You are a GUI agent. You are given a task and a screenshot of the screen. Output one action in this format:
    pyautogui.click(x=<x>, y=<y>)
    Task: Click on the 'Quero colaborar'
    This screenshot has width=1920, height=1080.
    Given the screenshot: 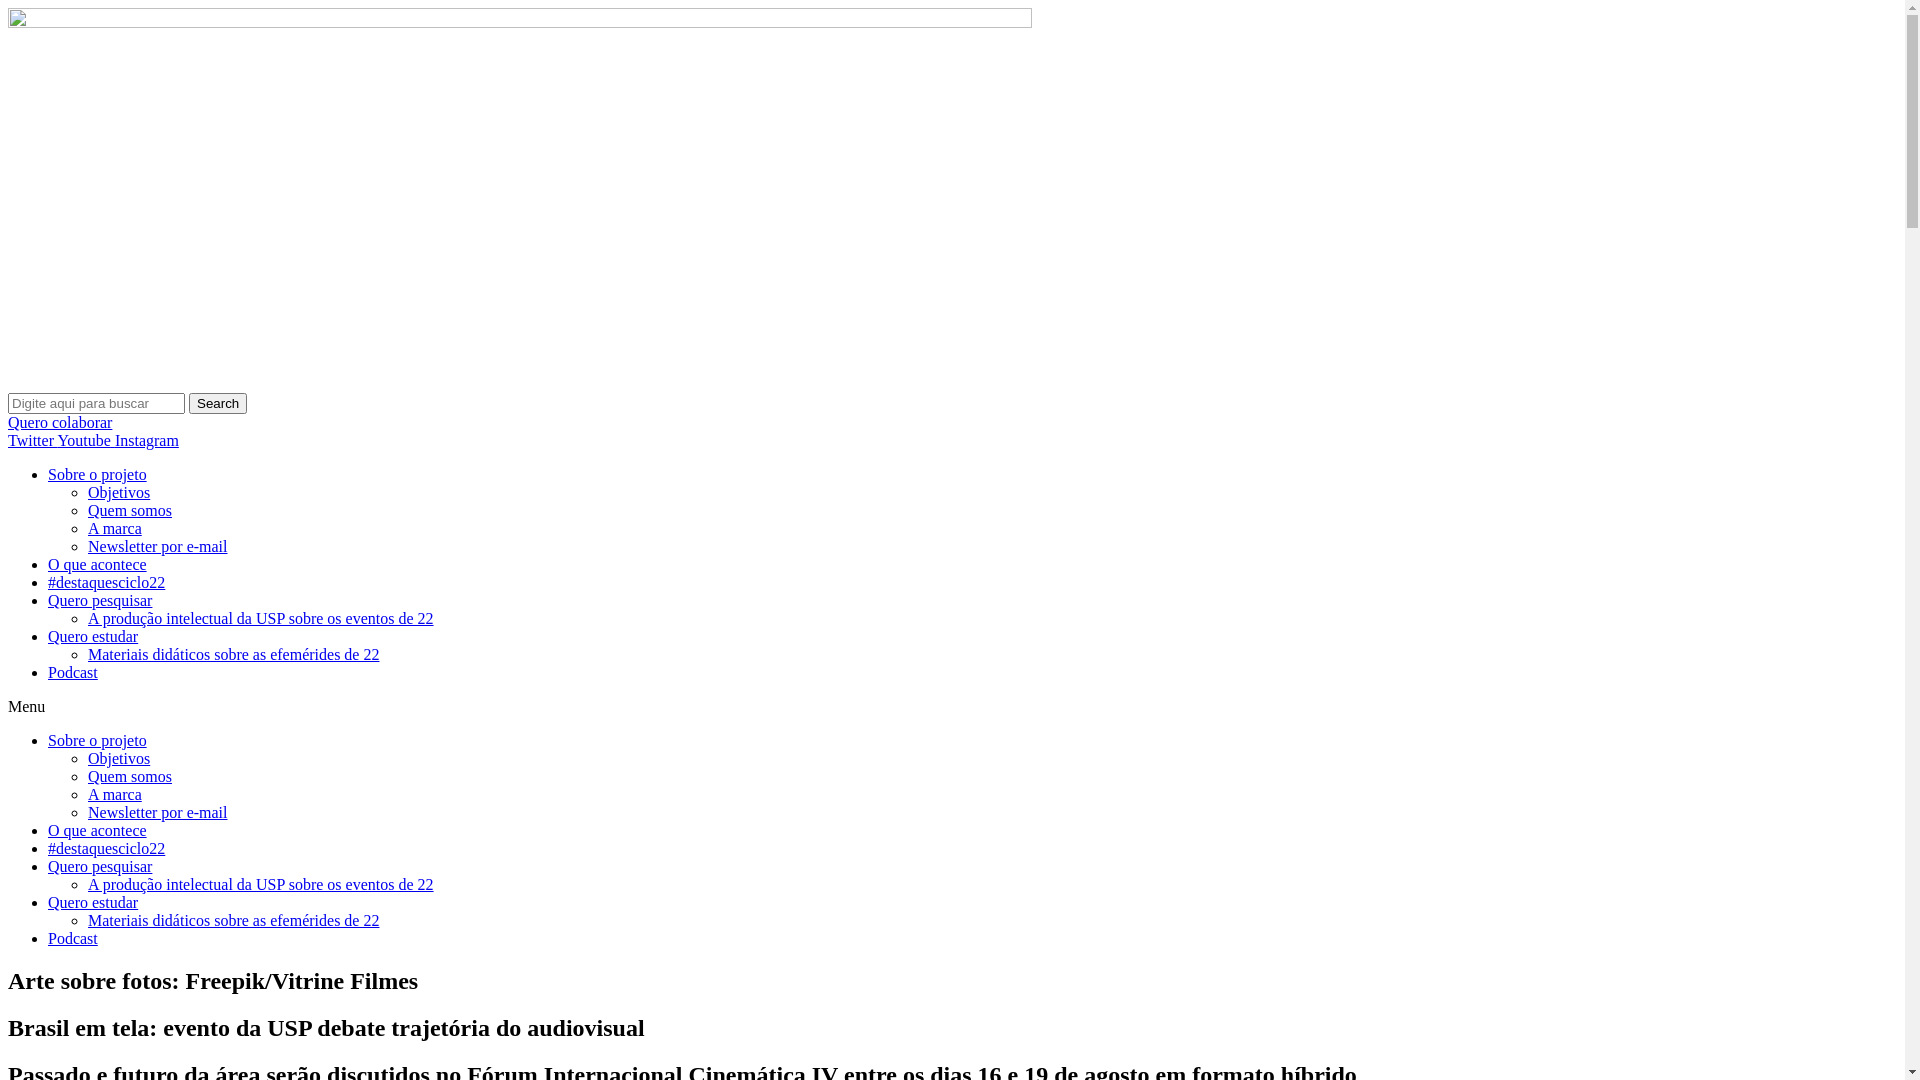 What is the action you would take?
    pyautogui.click(x=59, y=421)
    